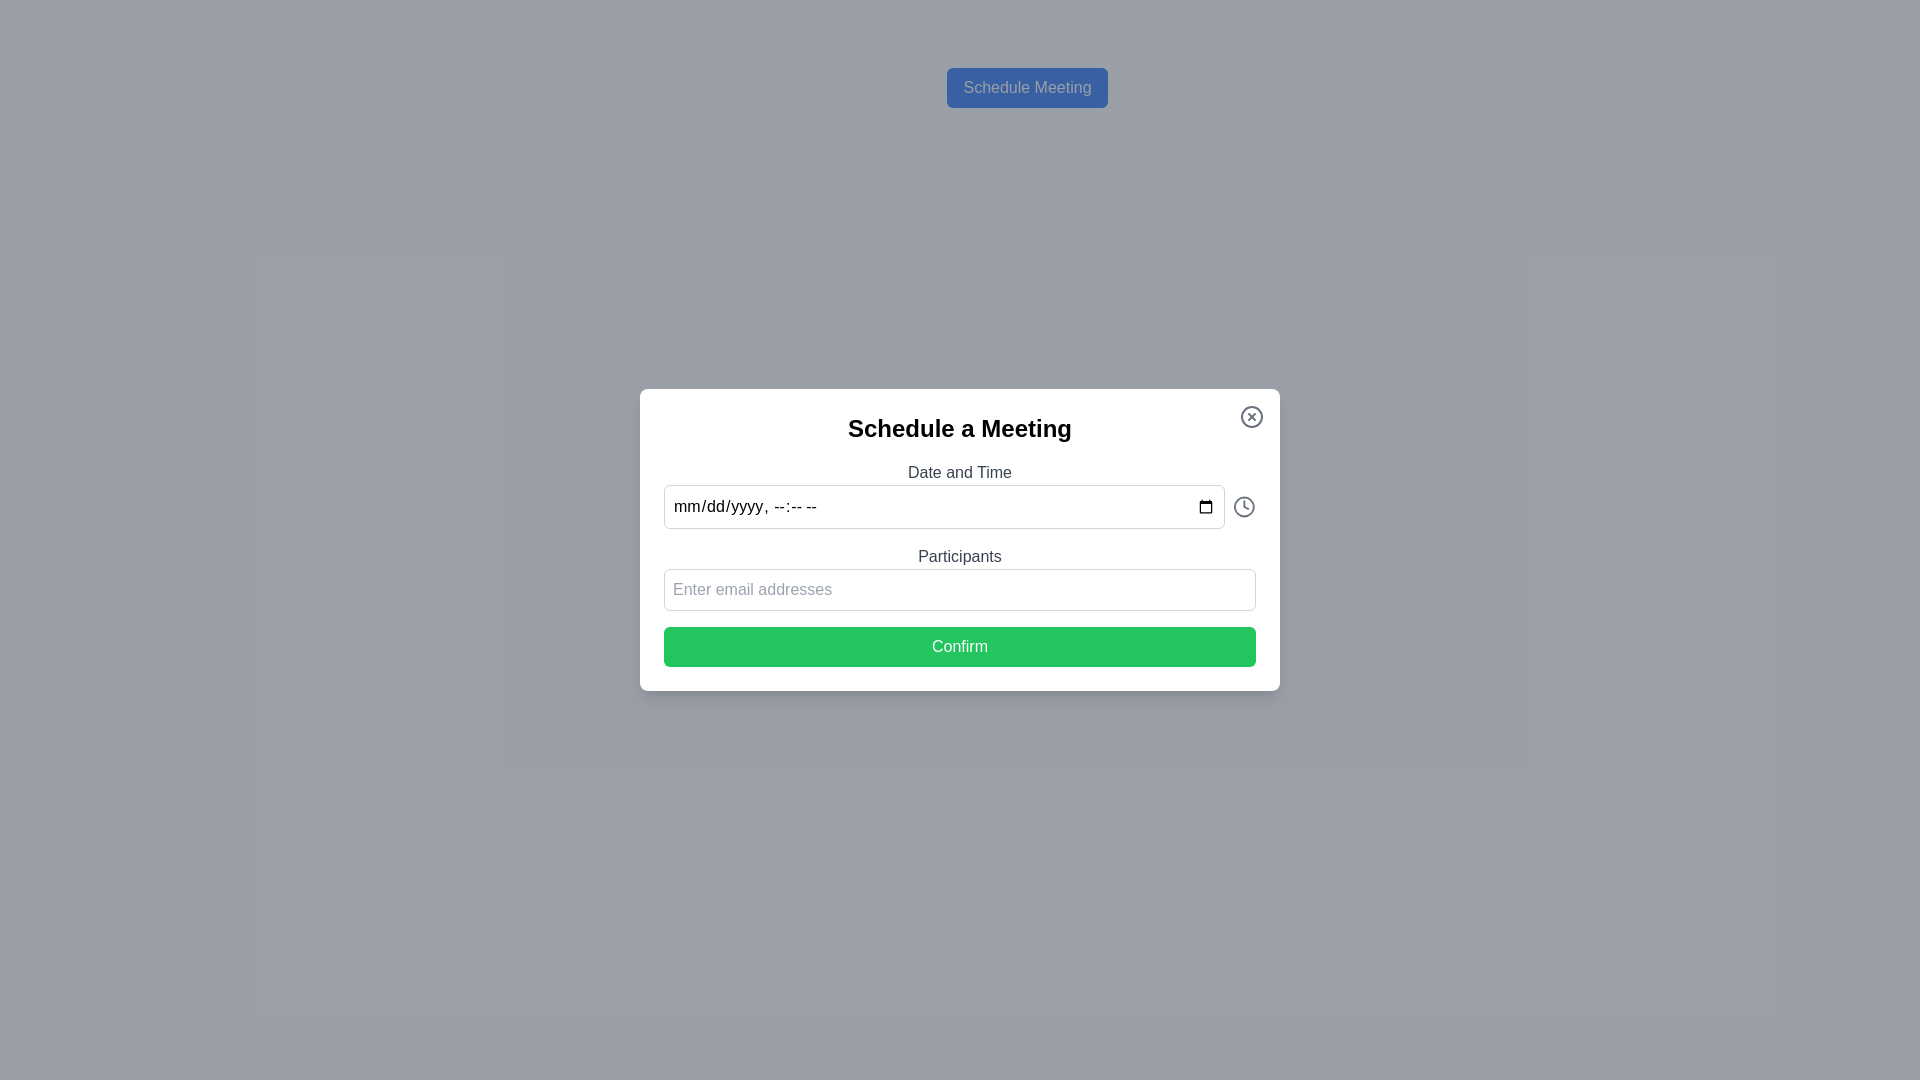 Image resolution: width=1920 pixels, height=1080 pixels. Describe the element at coordinates (960, 578) in the screenshot. I see `the input field labeled 'Participants' with the placeholder 'Enter email addresses' to focus on it` at that location.